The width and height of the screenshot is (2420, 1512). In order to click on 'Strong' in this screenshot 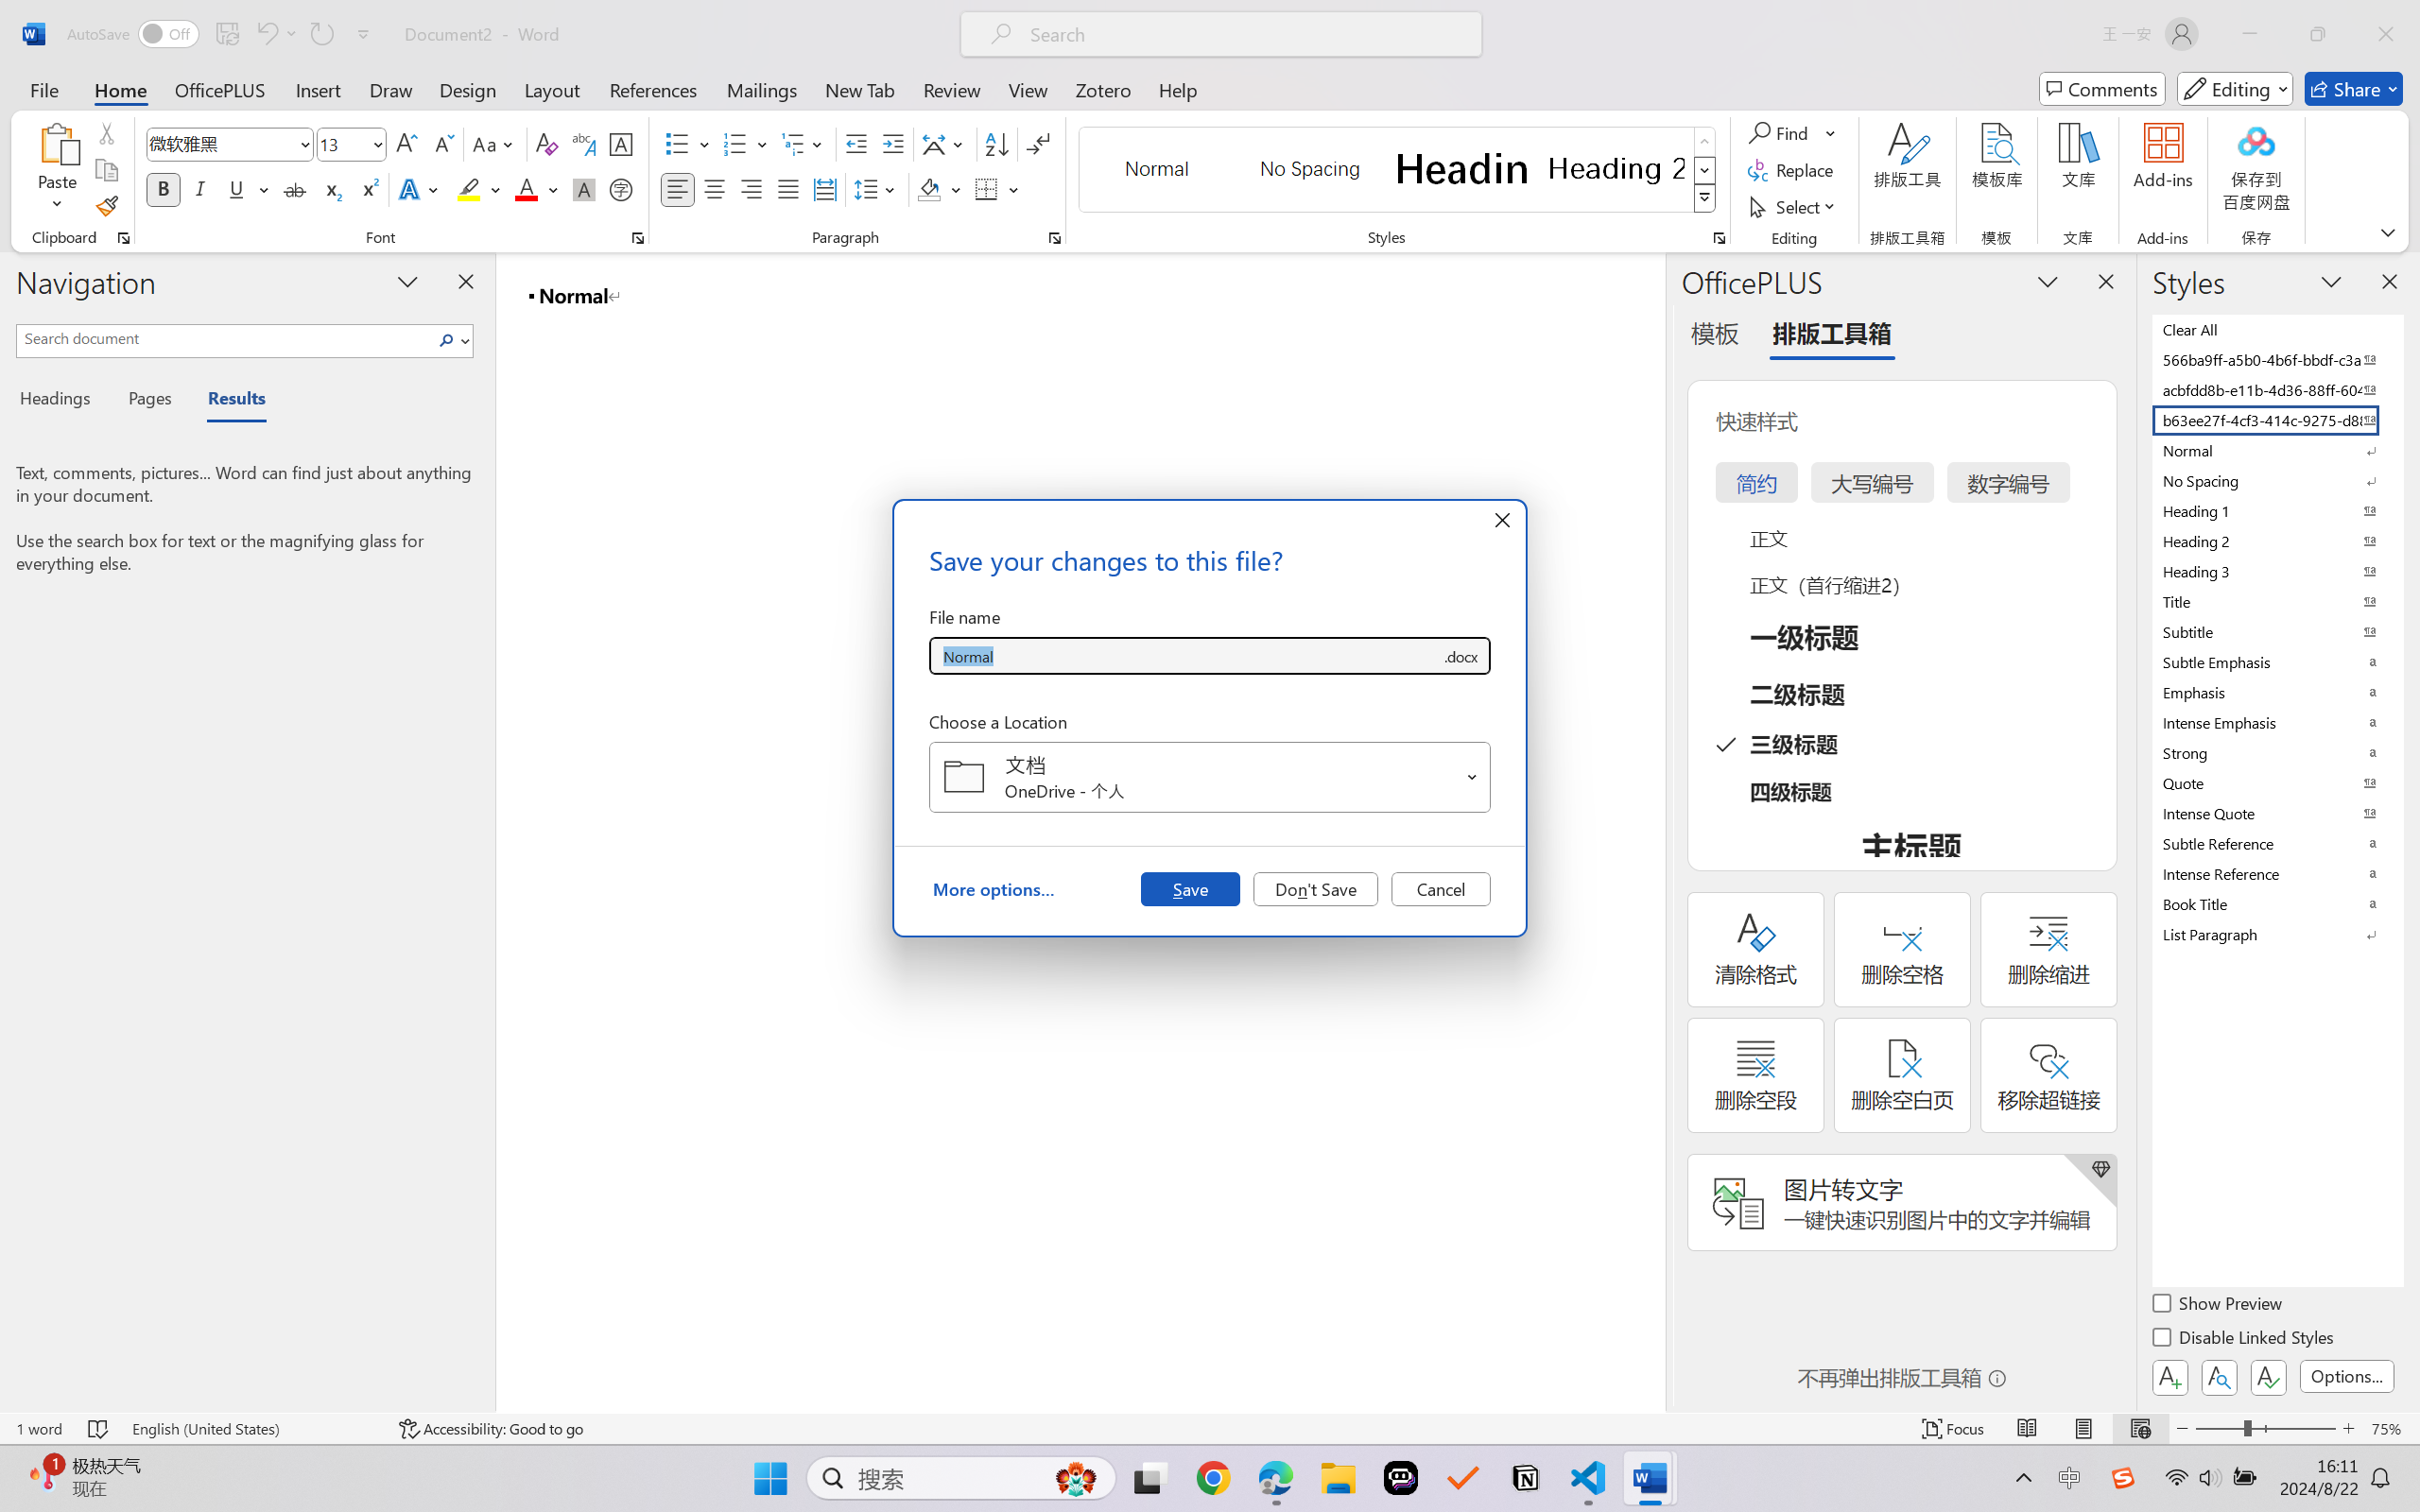, I will do `click(2275, 752)`.